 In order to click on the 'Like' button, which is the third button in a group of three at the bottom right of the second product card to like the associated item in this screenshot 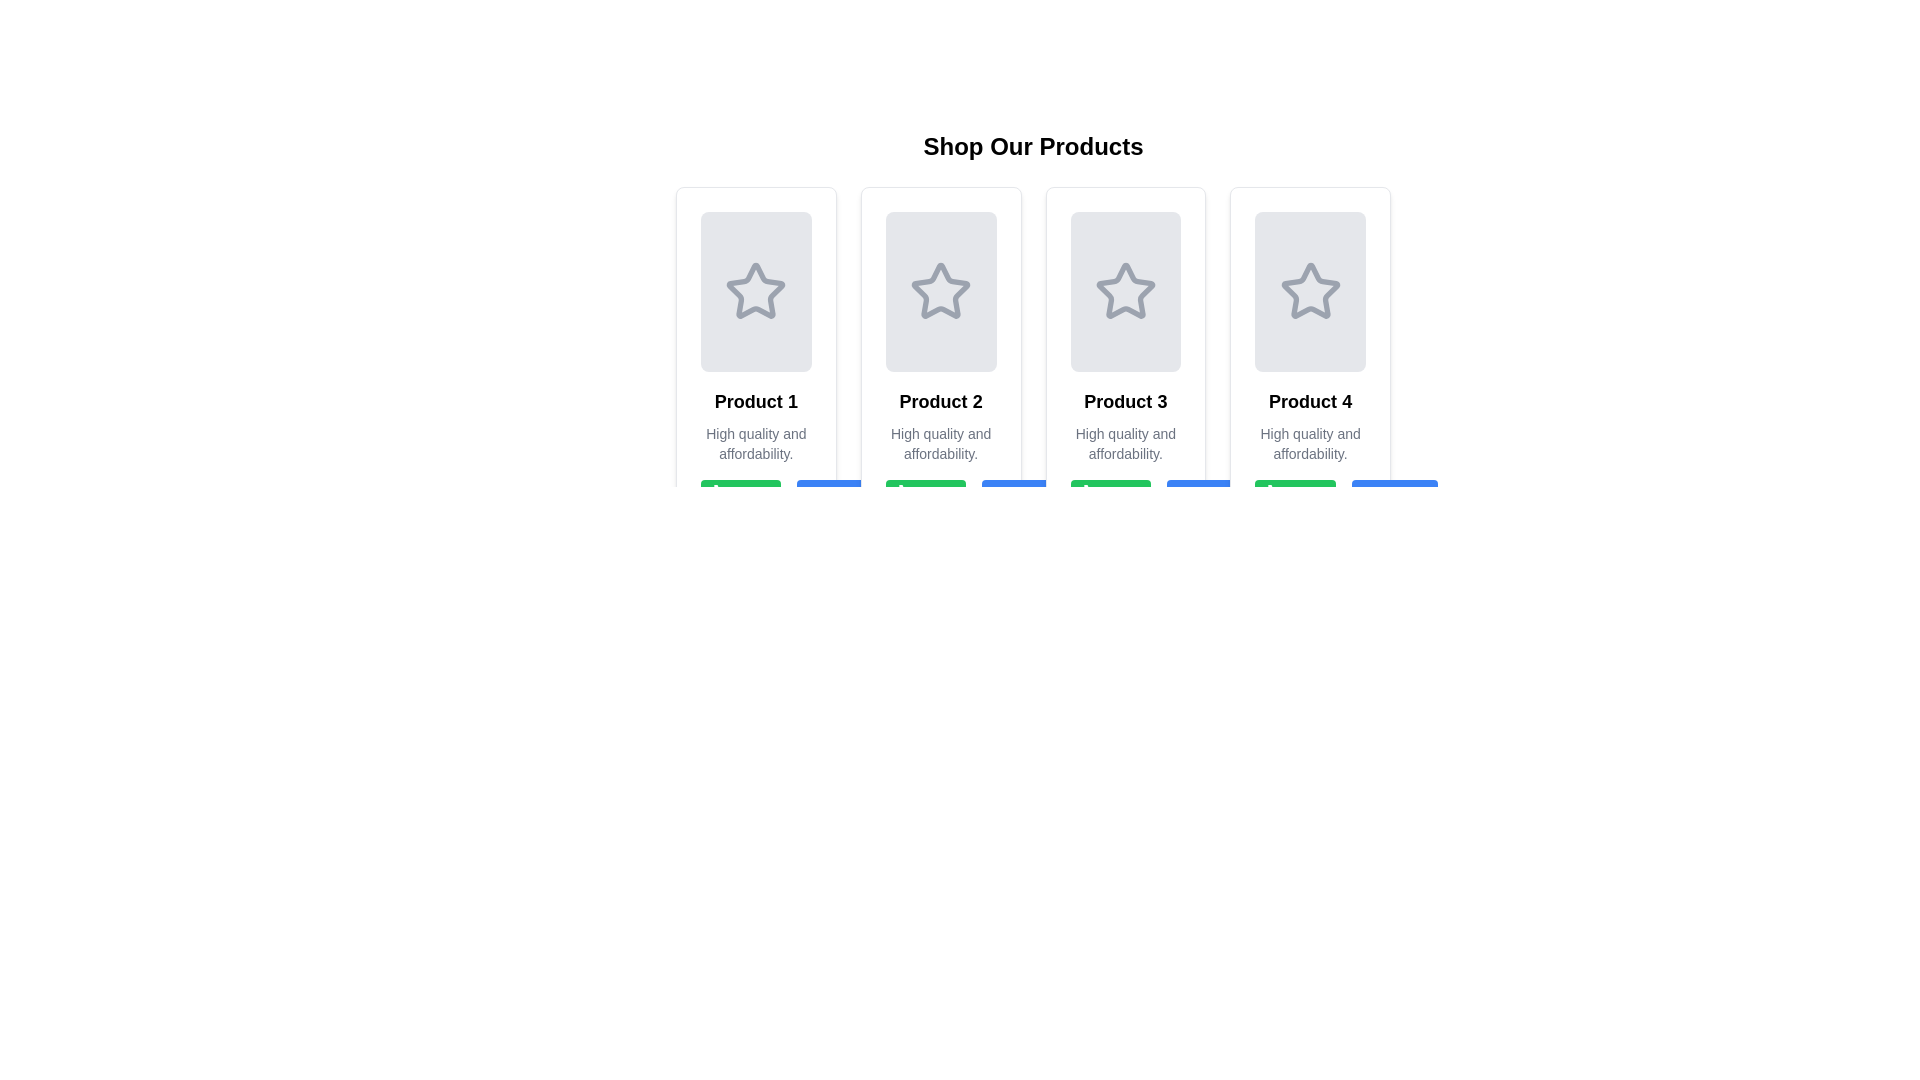, I will do `click(939, 495)`.